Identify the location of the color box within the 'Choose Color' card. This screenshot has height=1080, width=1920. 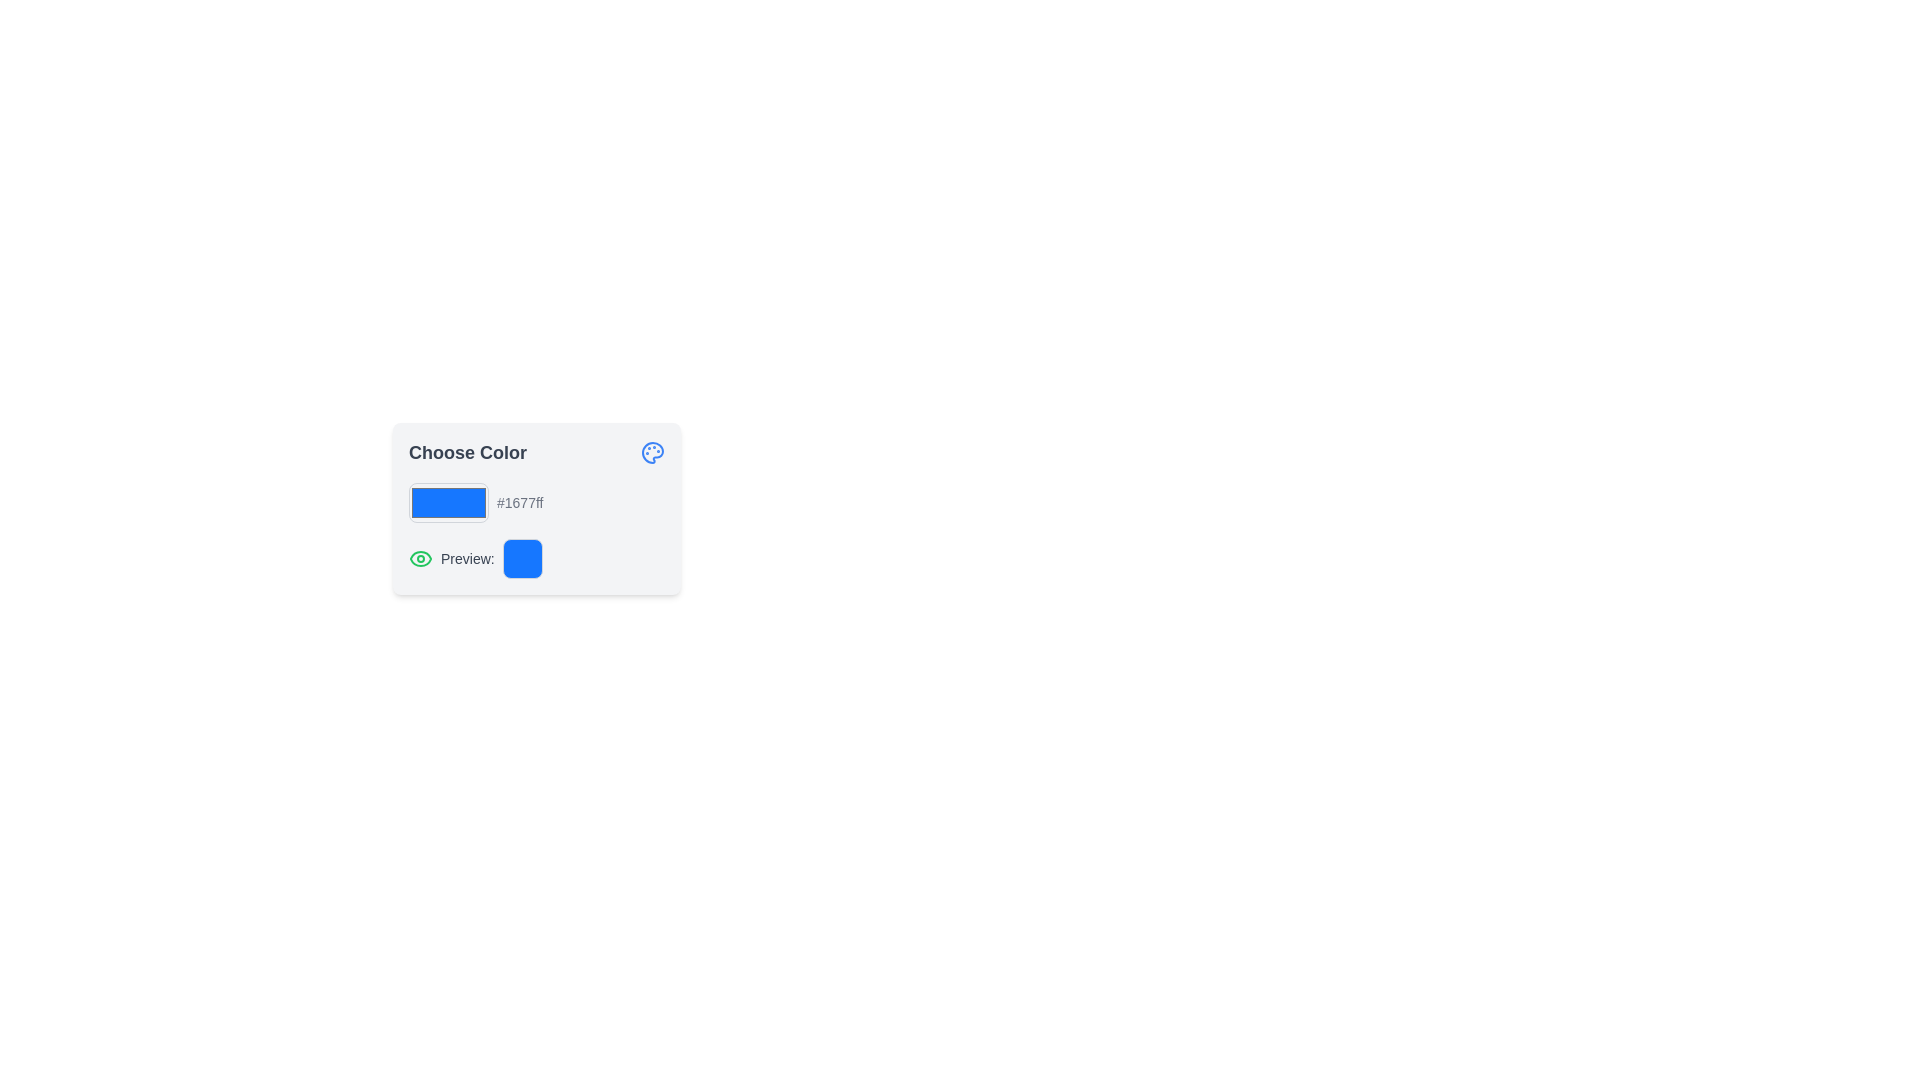
(537, 501).